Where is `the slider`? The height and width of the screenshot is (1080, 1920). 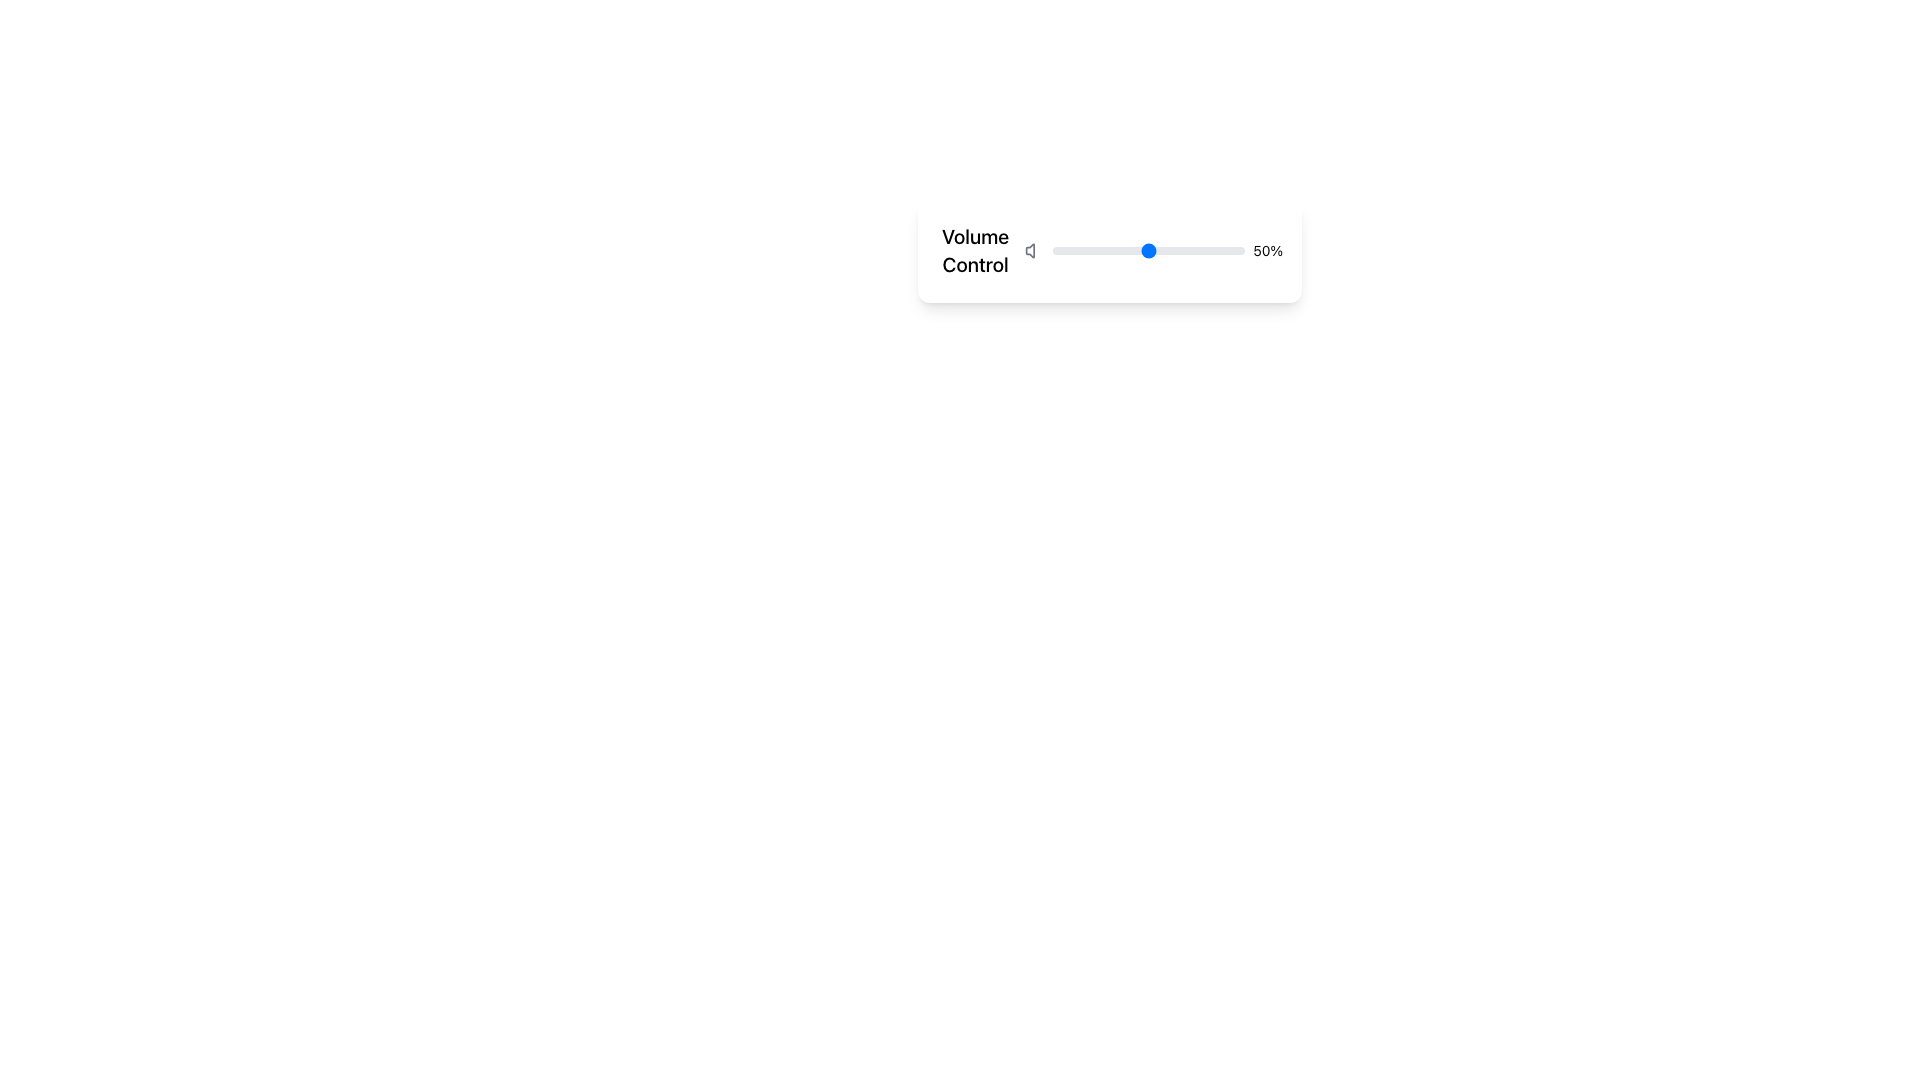
the slider is located at coordinates (1152, 249).